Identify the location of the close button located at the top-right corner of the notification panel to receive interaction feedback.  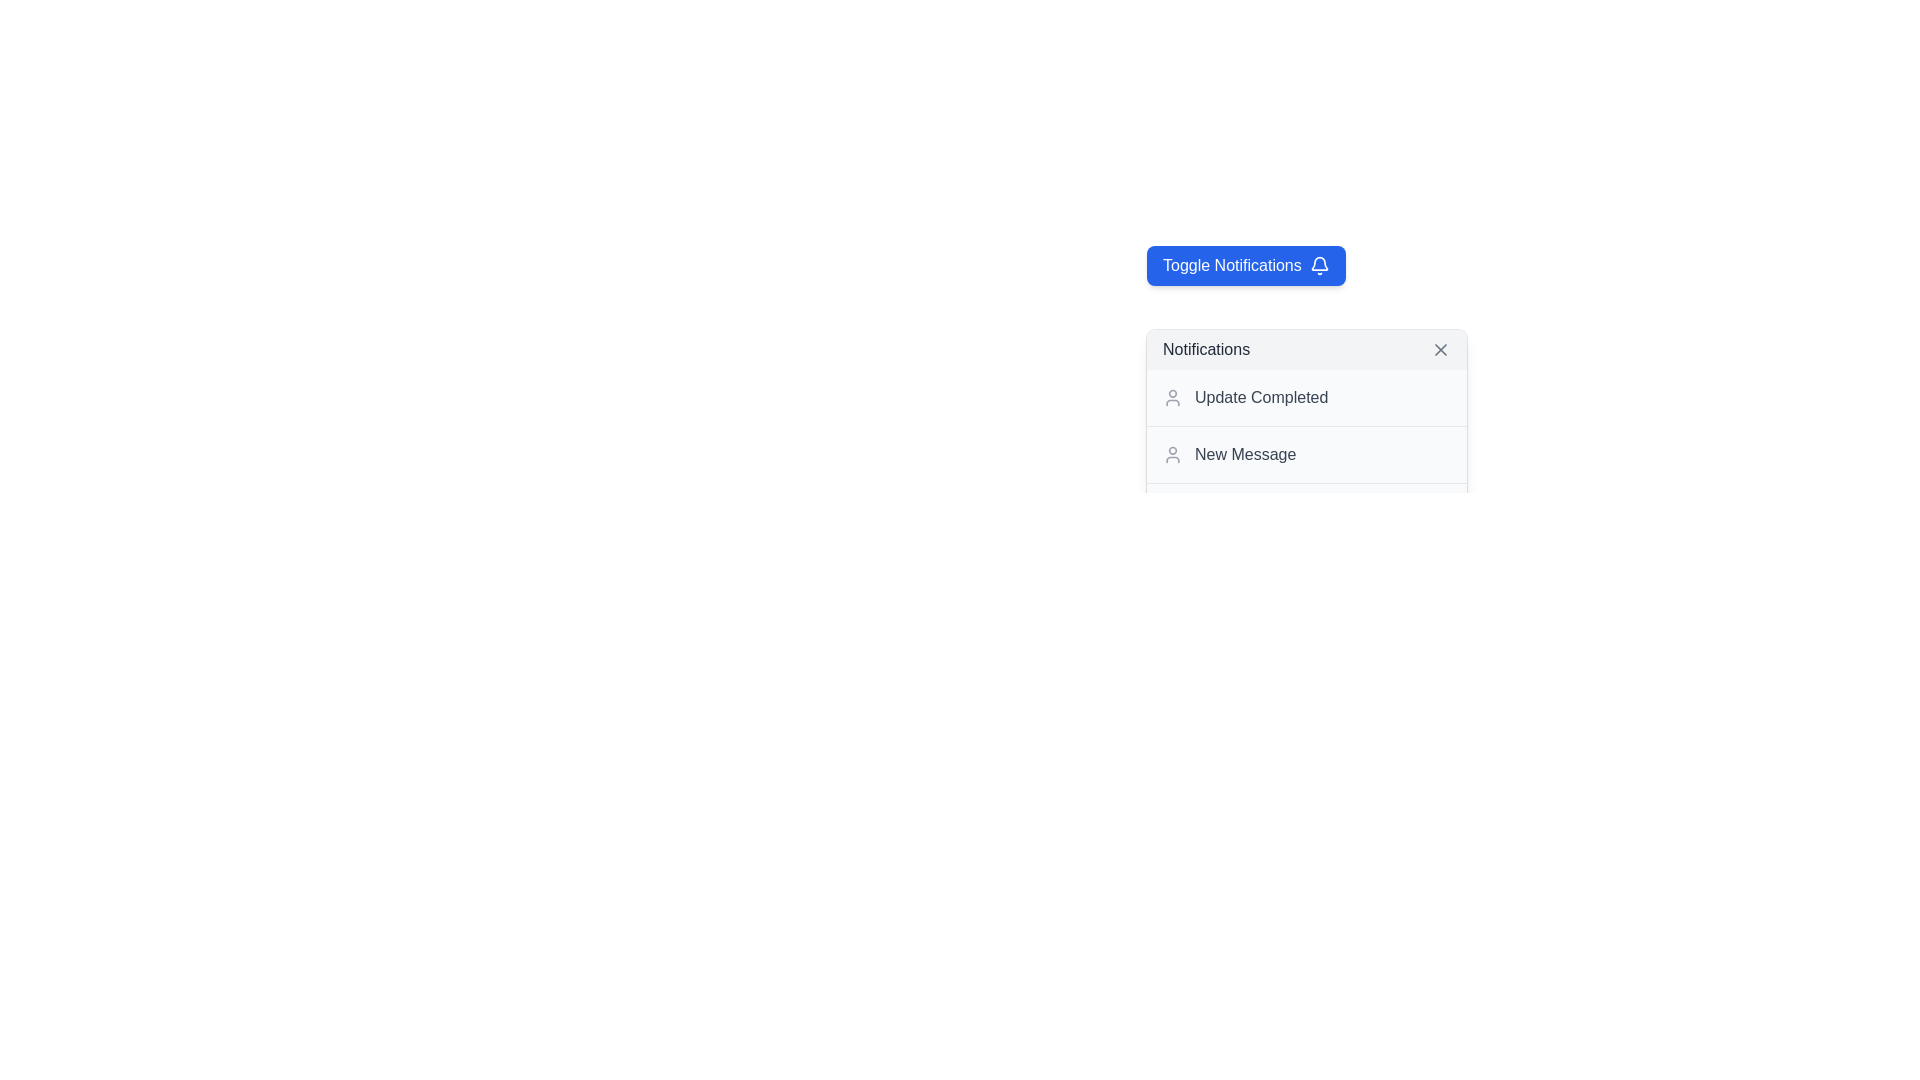
(1440, 349).